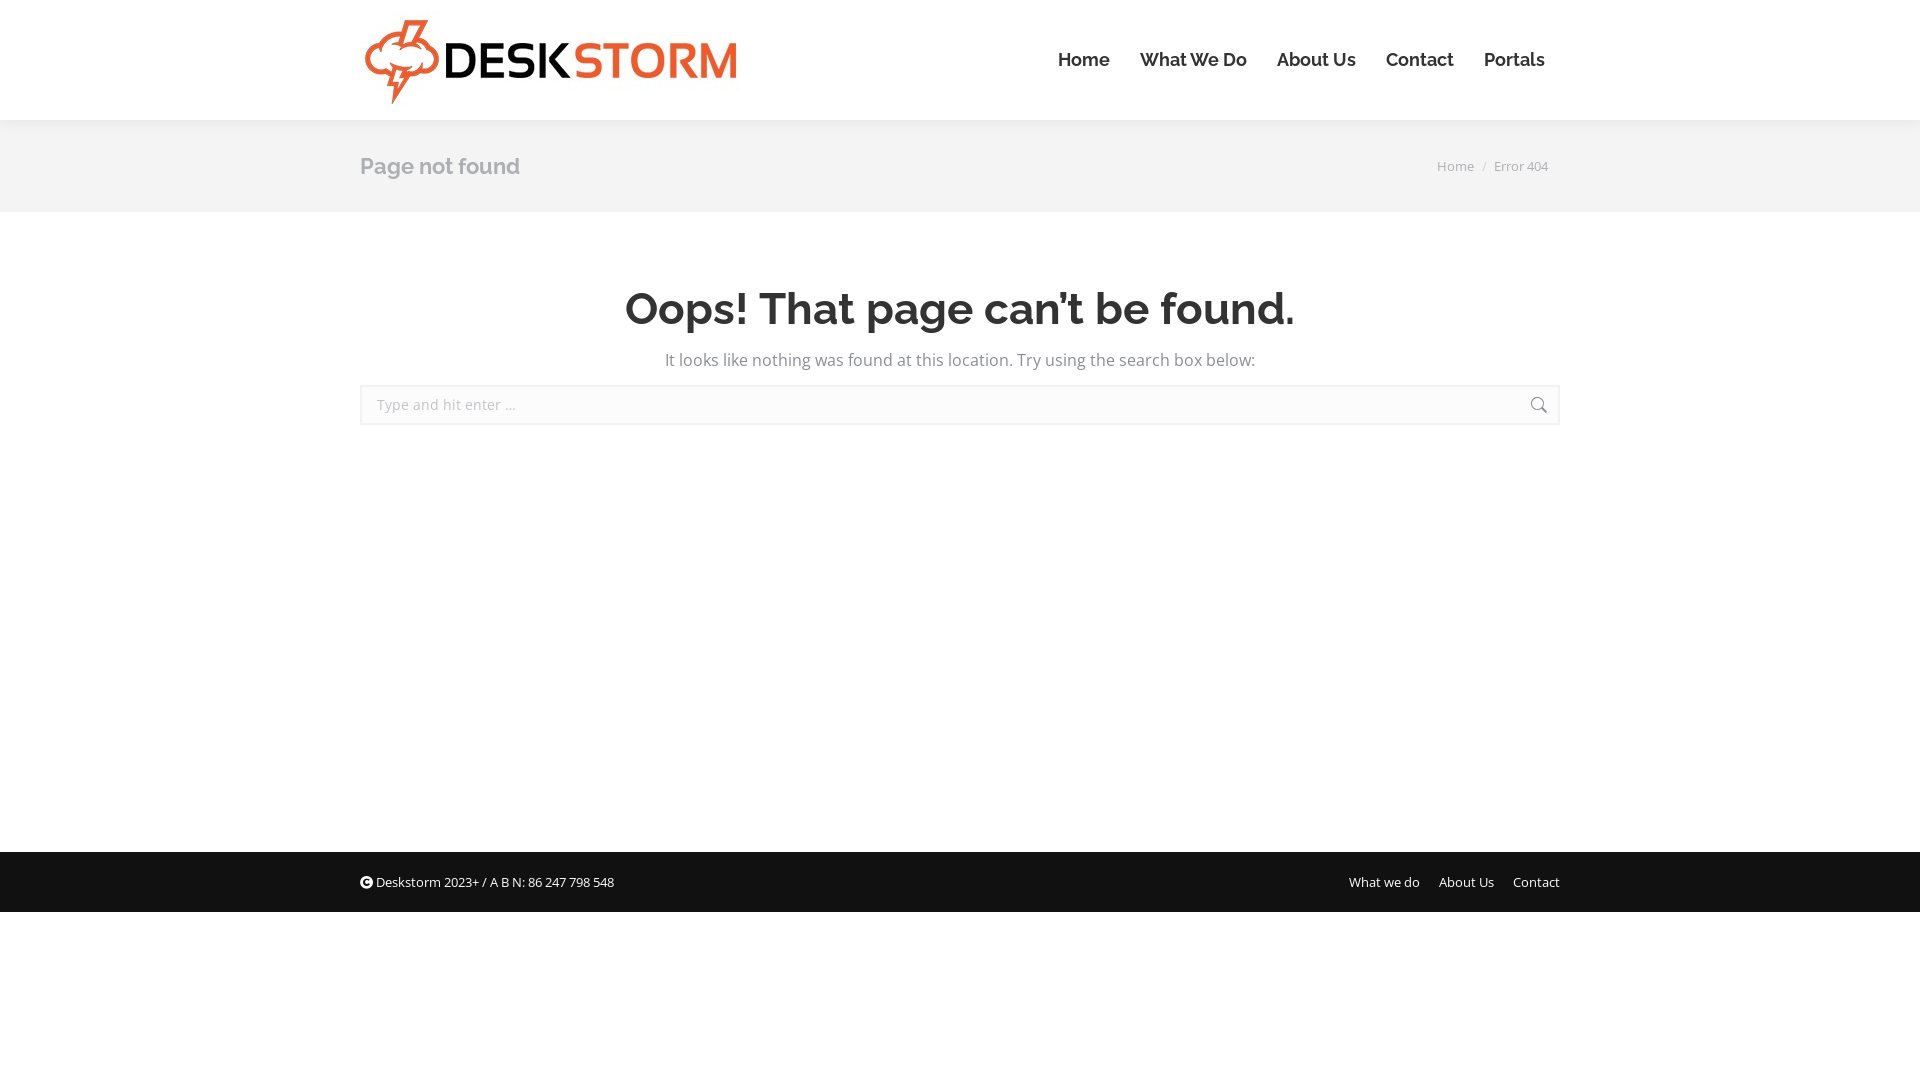 The image size is (1920, 1080). What do you see at coordinates (1466, 880) in the screenshot?
I see `'About Us'` at bounding box center [1466, 880].